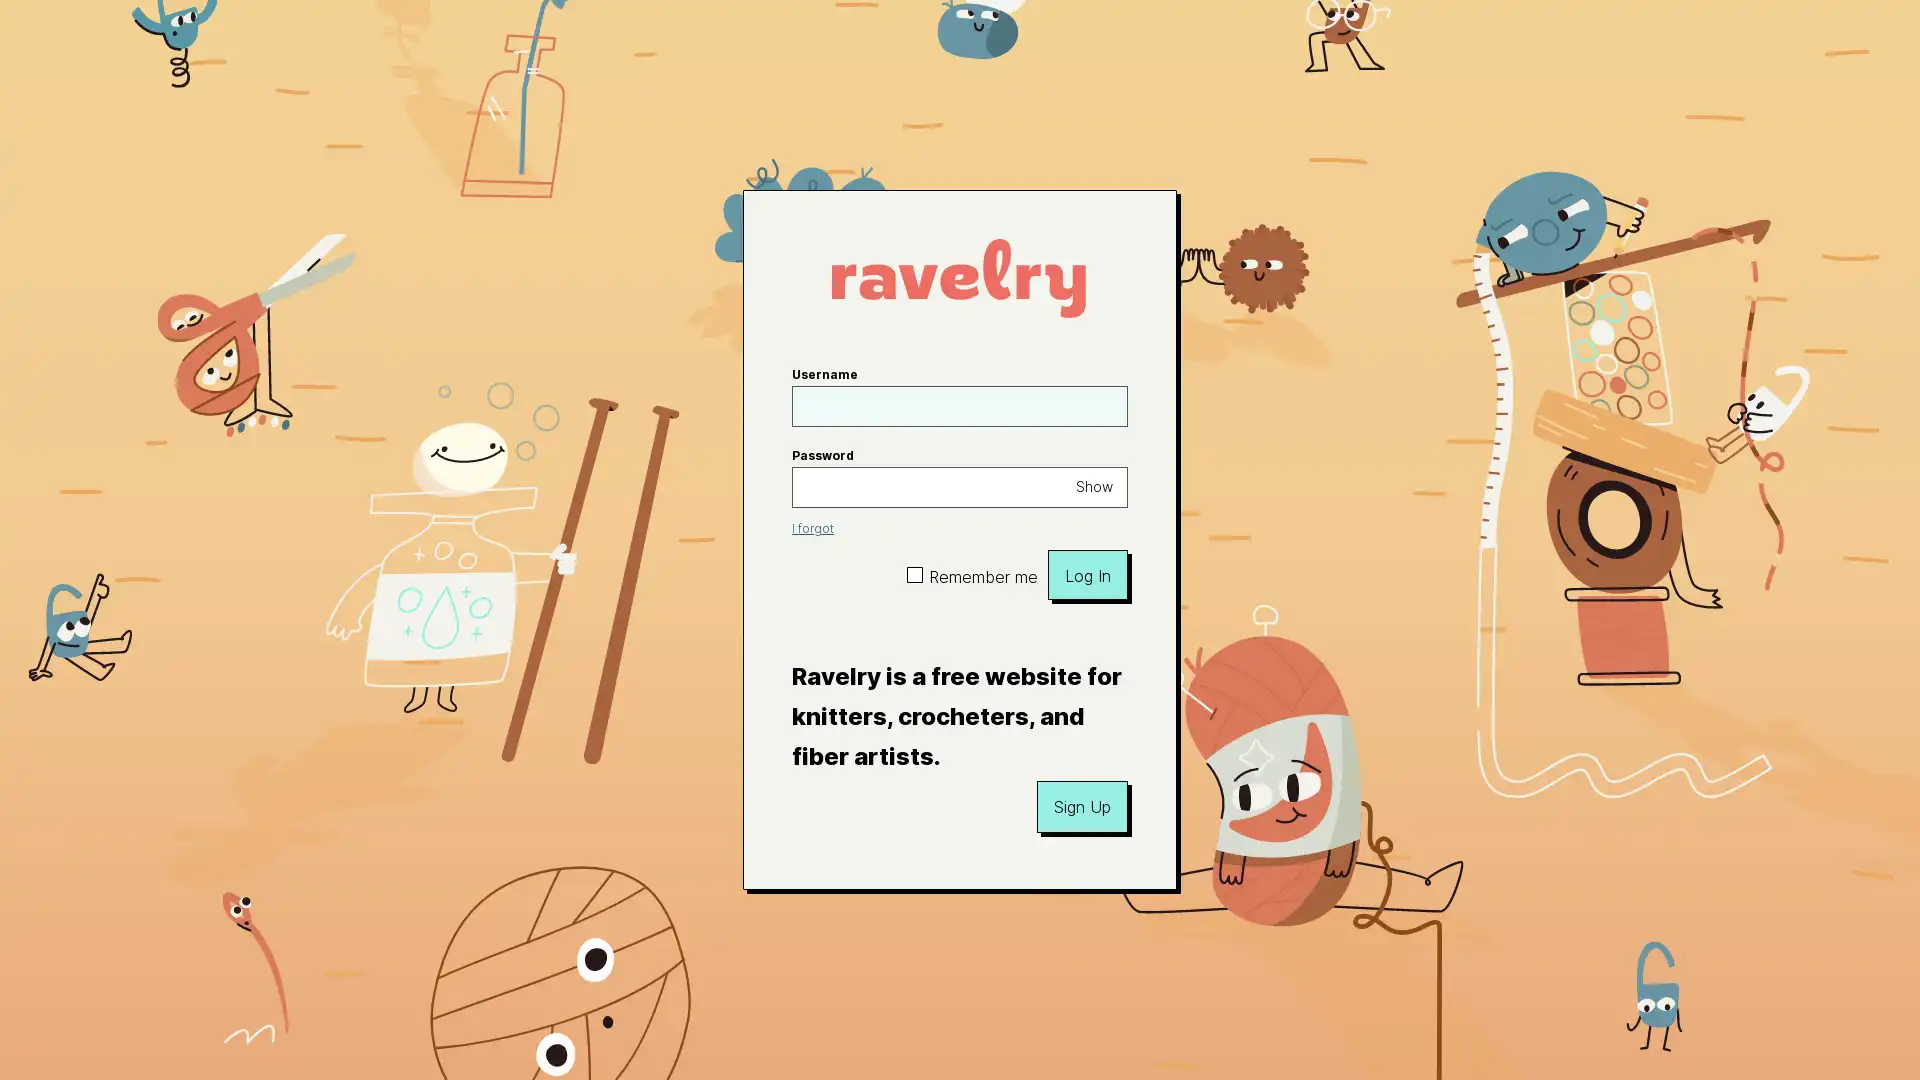 This screenshot has width=1920, height=1080. Describe the element at coordinates (1081, 805) in the screenshot. I see `Sign Up` at that location.